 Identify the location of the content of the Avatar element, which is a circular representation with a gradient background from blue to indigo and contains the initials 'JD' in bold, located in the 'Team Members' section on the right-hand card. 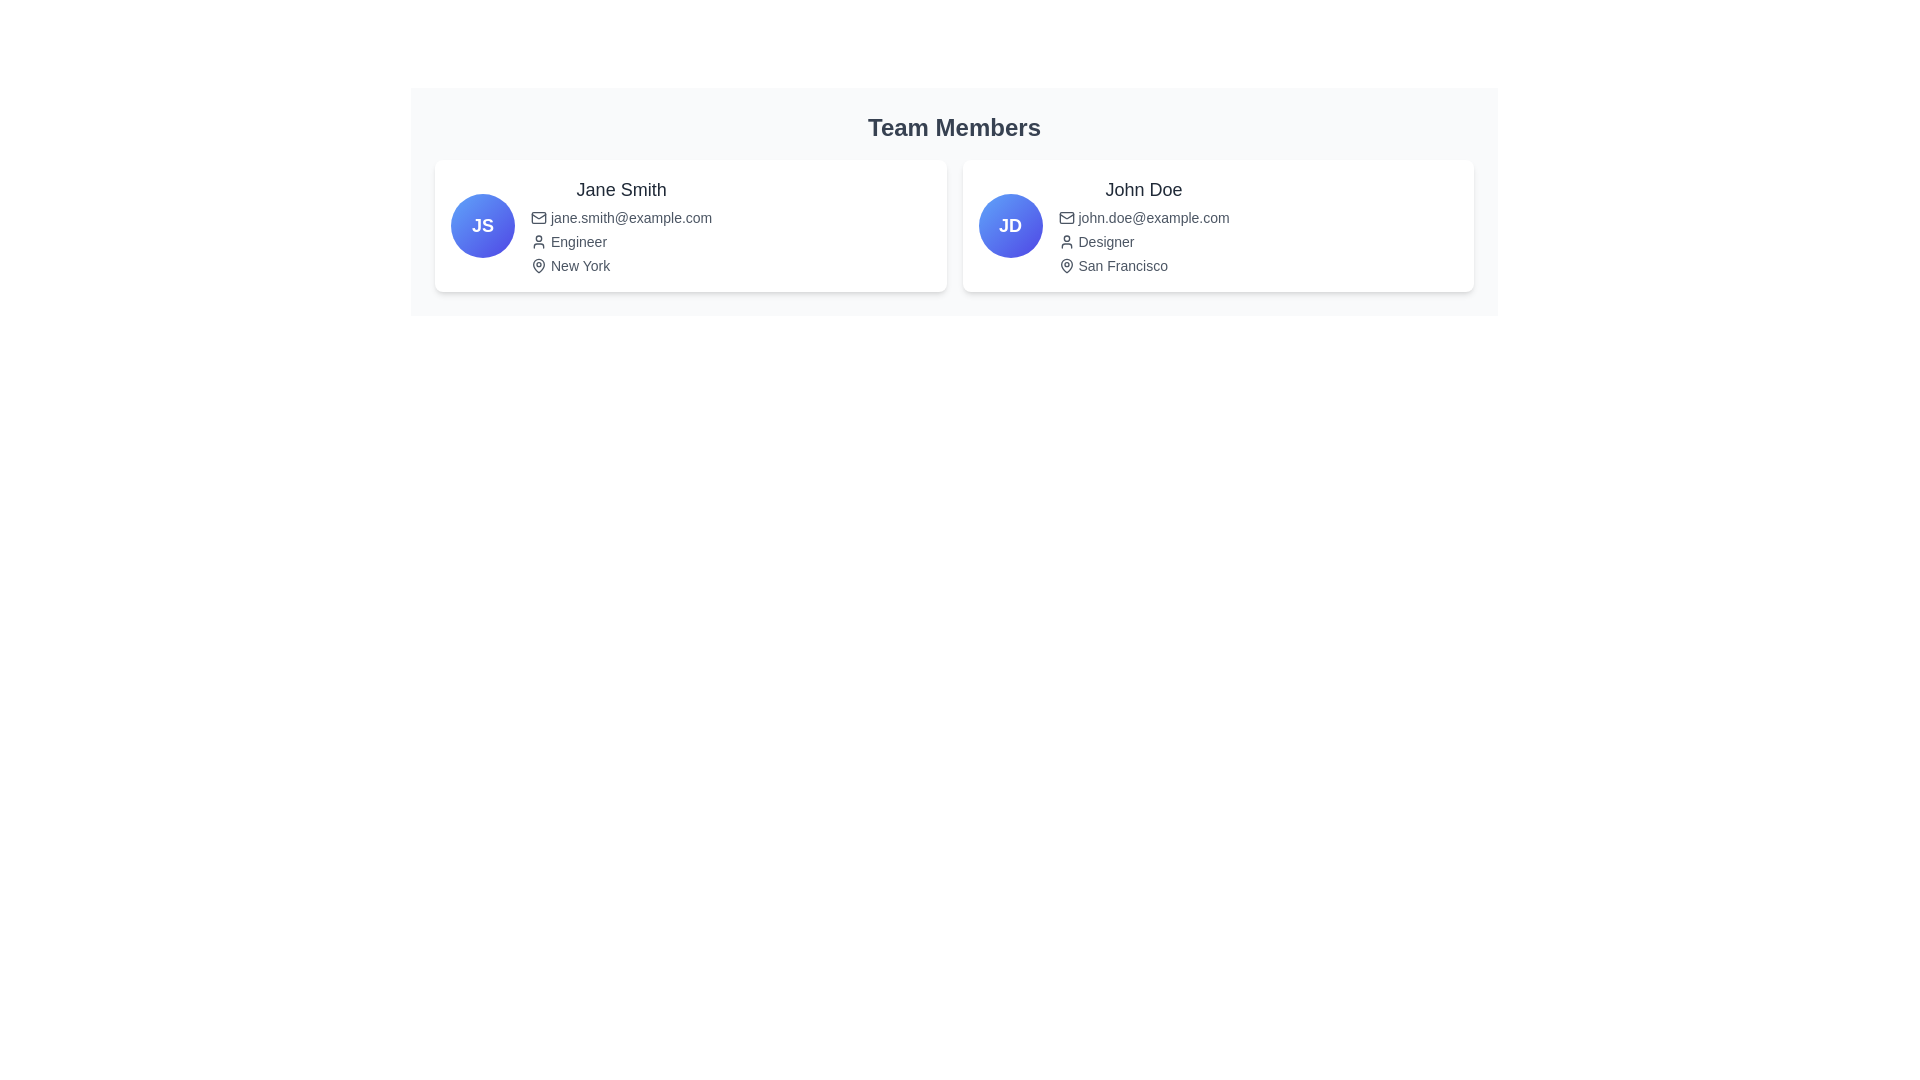
(1010, 225).